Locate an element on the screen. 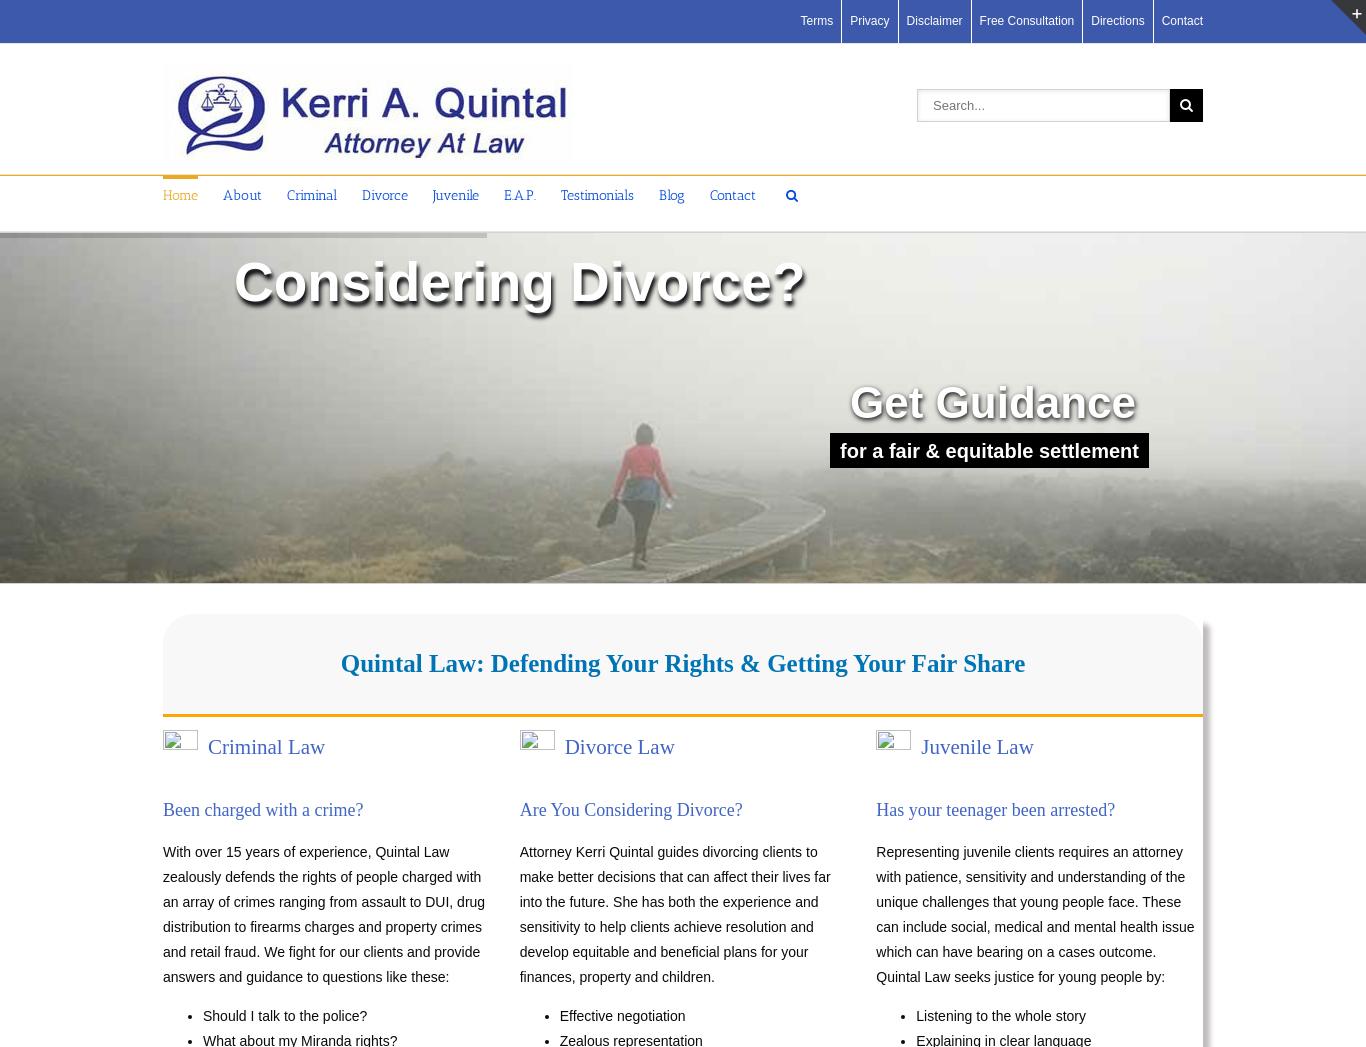  'Listening to the whole story' is located at coordinates (1000, 1016).